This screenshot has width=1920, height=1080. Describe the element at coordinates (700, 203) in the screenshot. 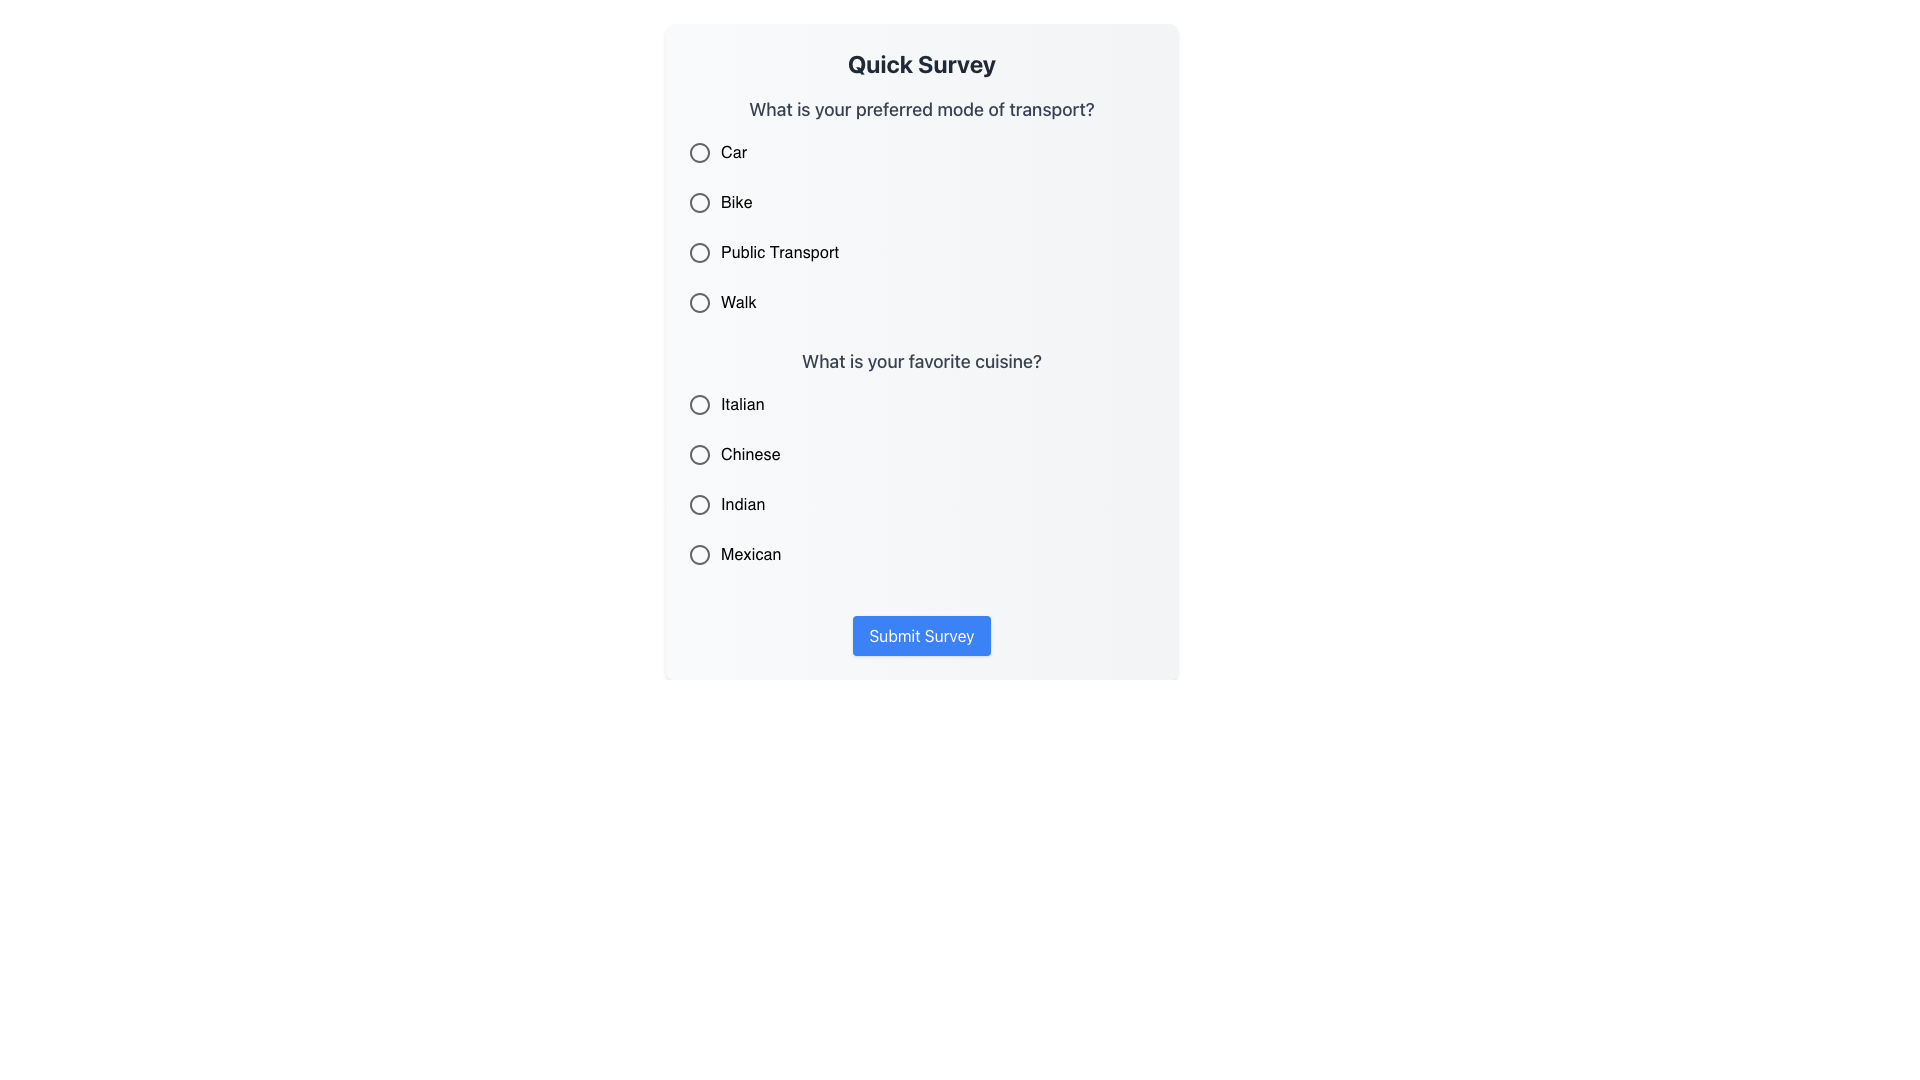

I see `the first radio button for the 'Bike' option under the question 'What is your preferred mode of transport?'` at that location.